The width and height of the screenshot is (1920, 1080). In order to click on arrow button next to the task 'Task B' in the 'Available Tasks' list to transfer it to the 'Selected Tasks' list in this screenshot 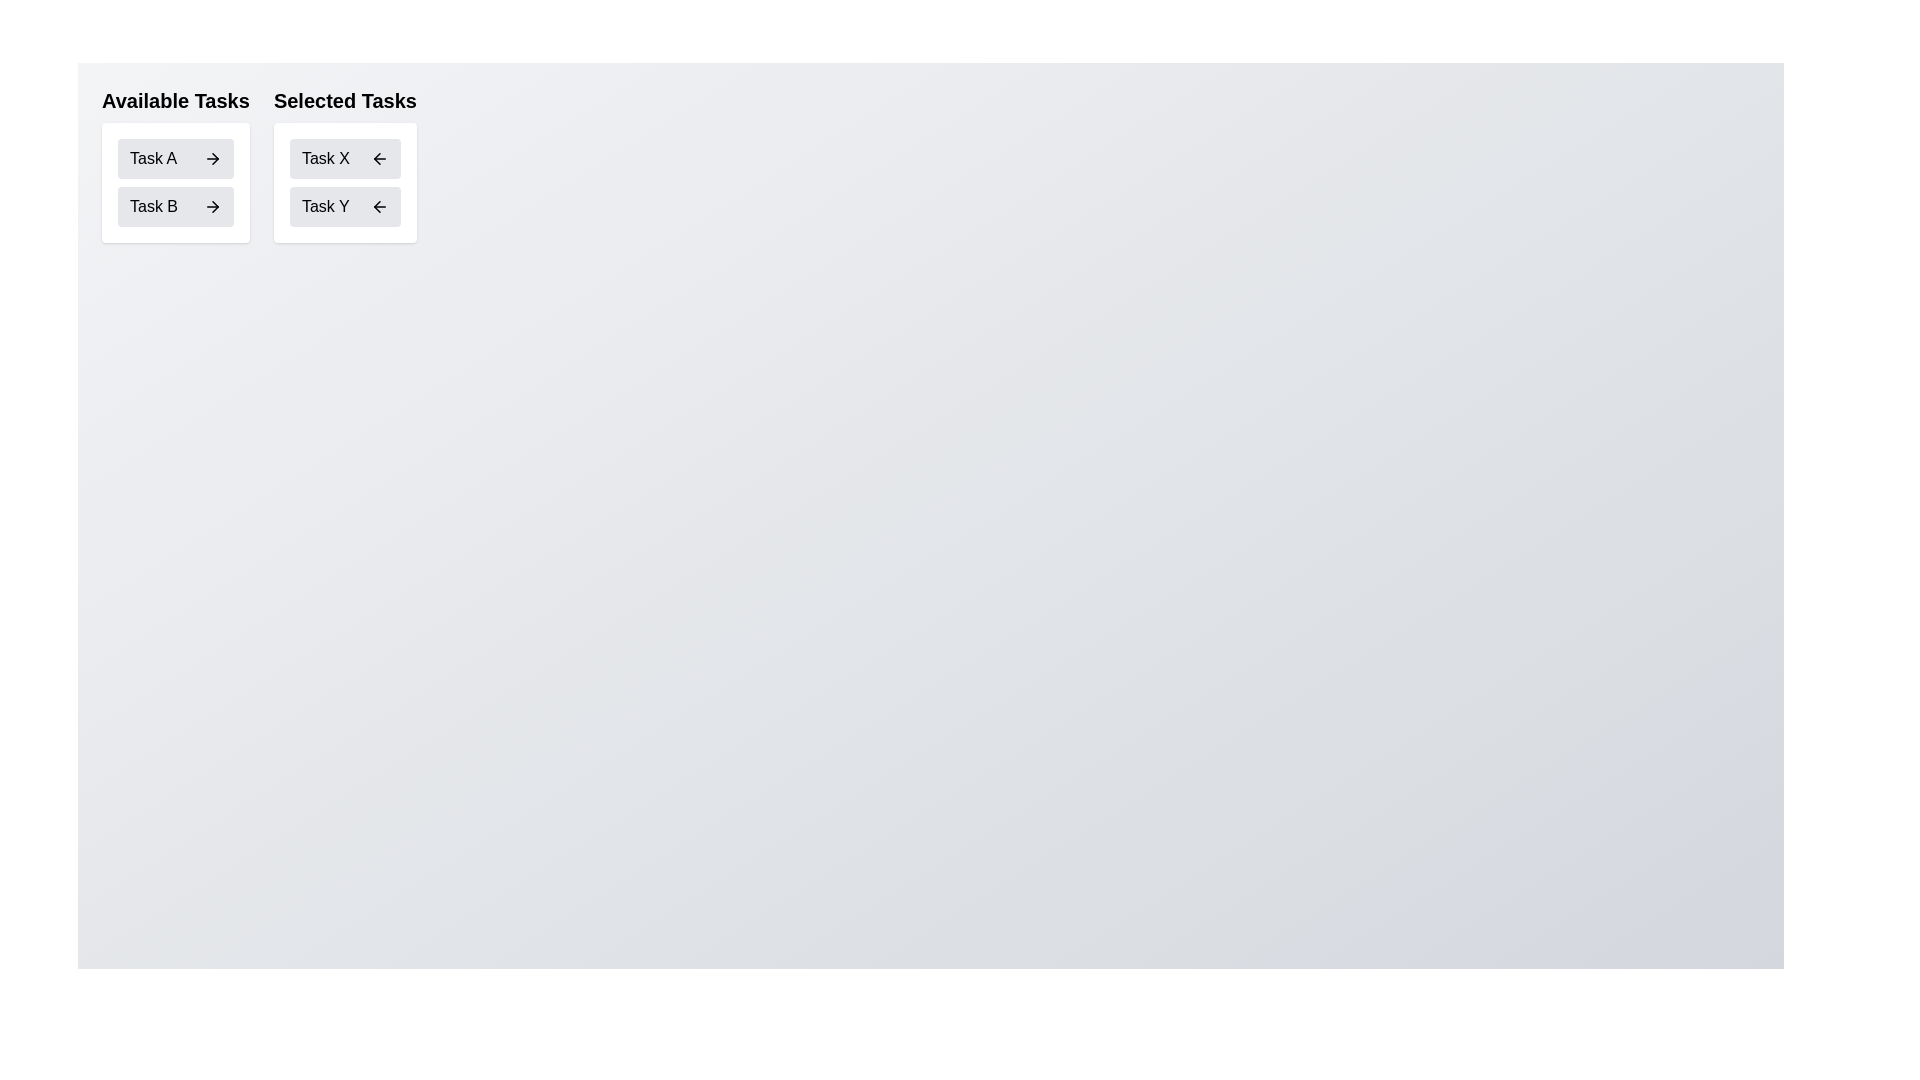, I will do `click(212, 207)`.